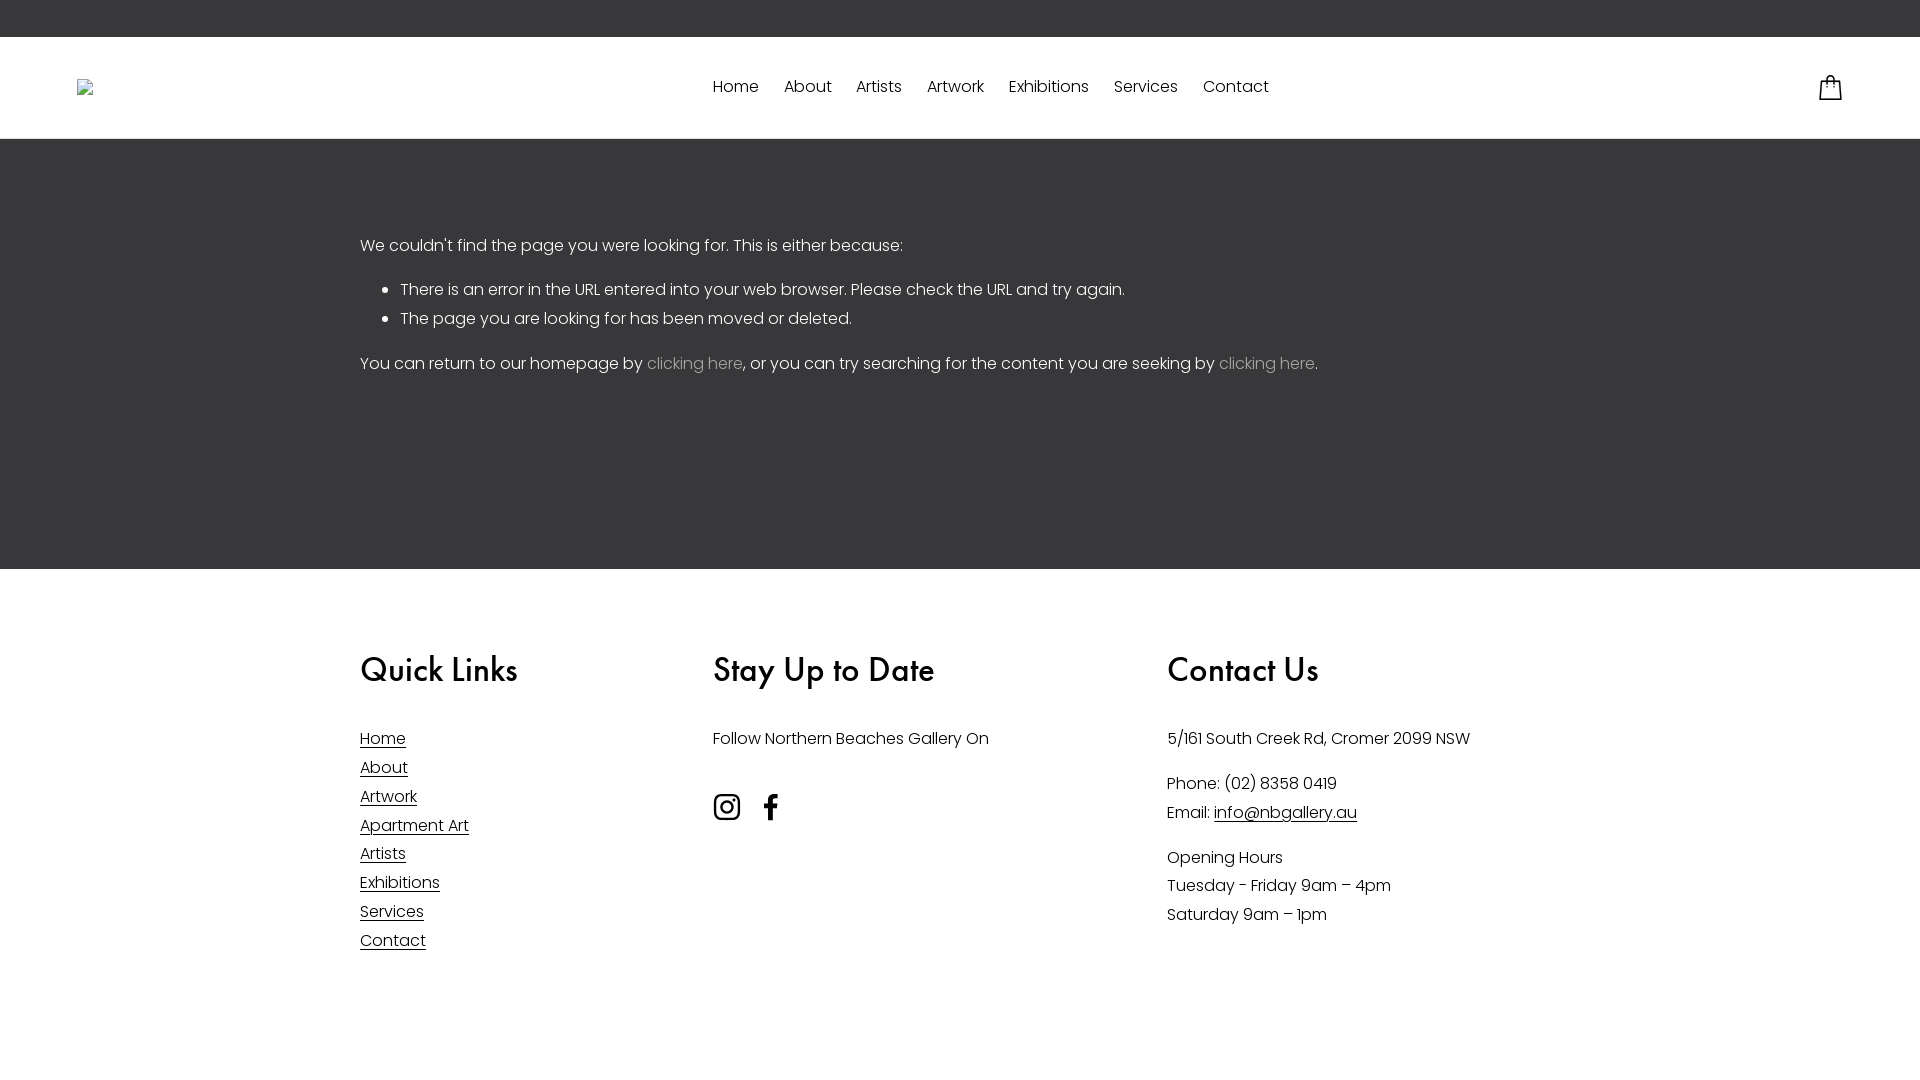 The image size is (1920, 1080). Describe the element at coordinates (399, 882) in the screenshot. I see `'Exhibitions'` at that location.